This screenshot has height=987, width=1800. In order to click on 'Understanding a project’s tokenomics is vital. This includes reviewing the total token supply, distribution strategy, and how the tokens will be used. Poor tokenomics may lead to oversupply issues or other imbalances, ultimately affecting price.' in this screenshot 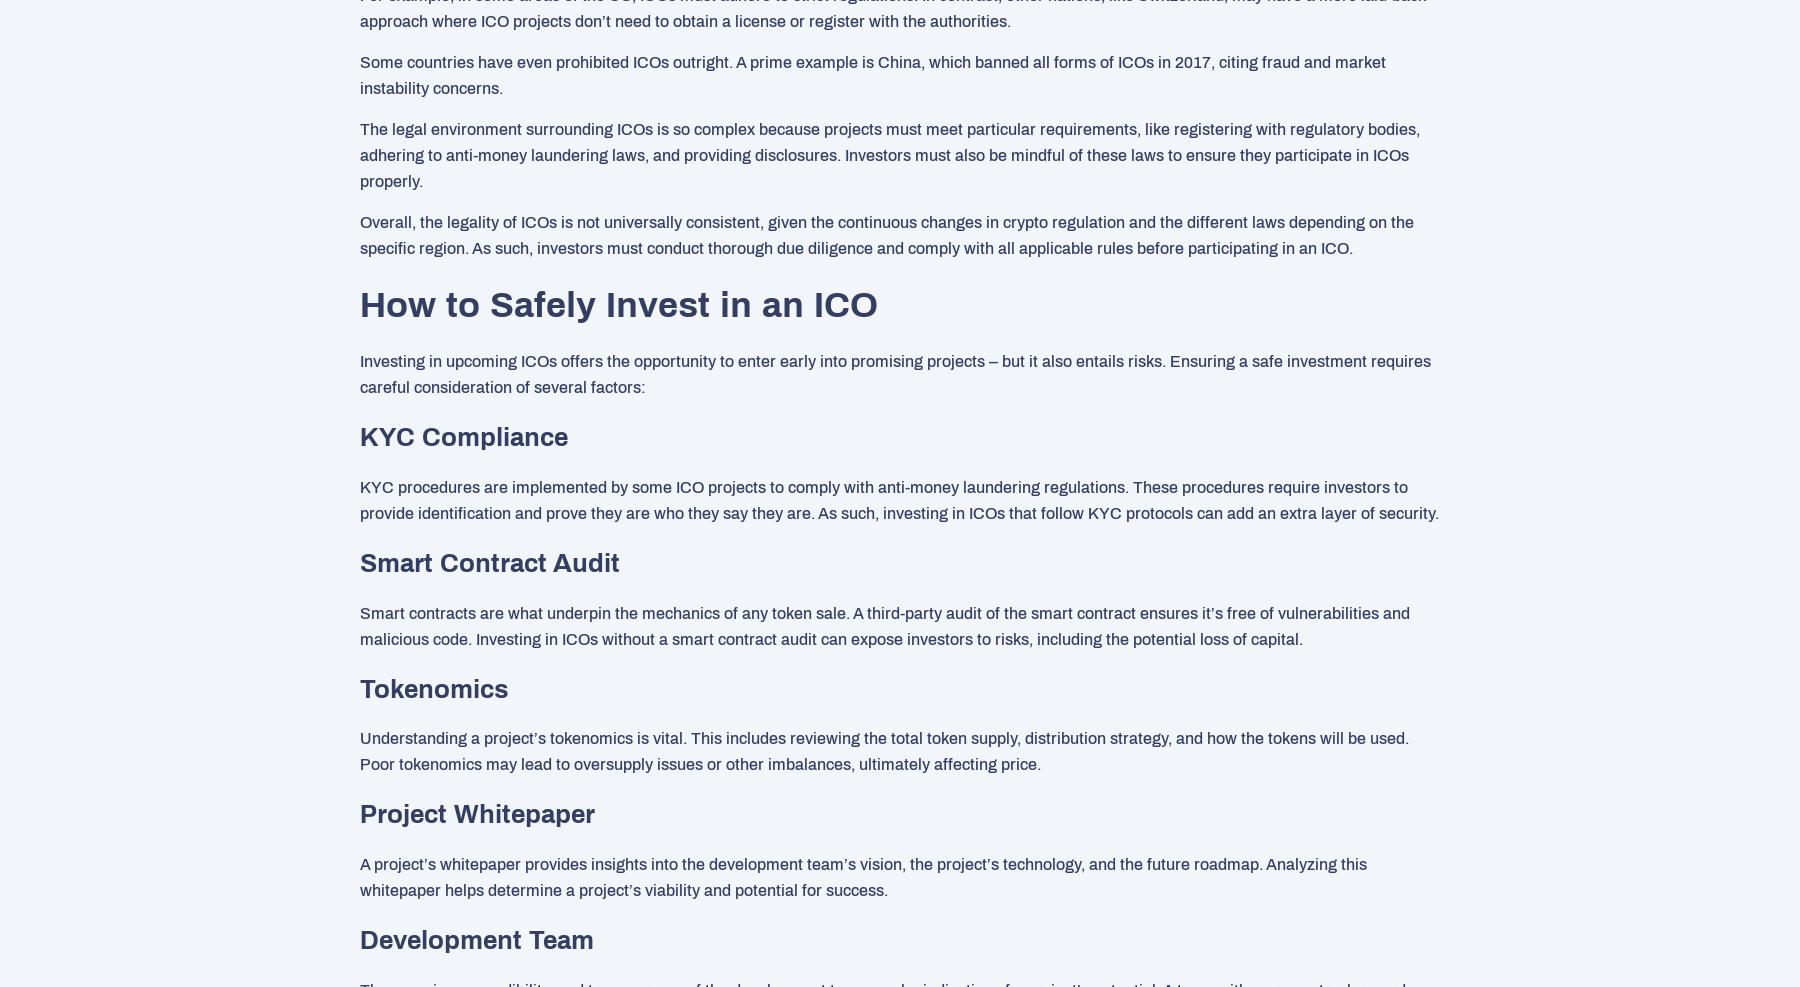, I will do `click(360, 750)`.